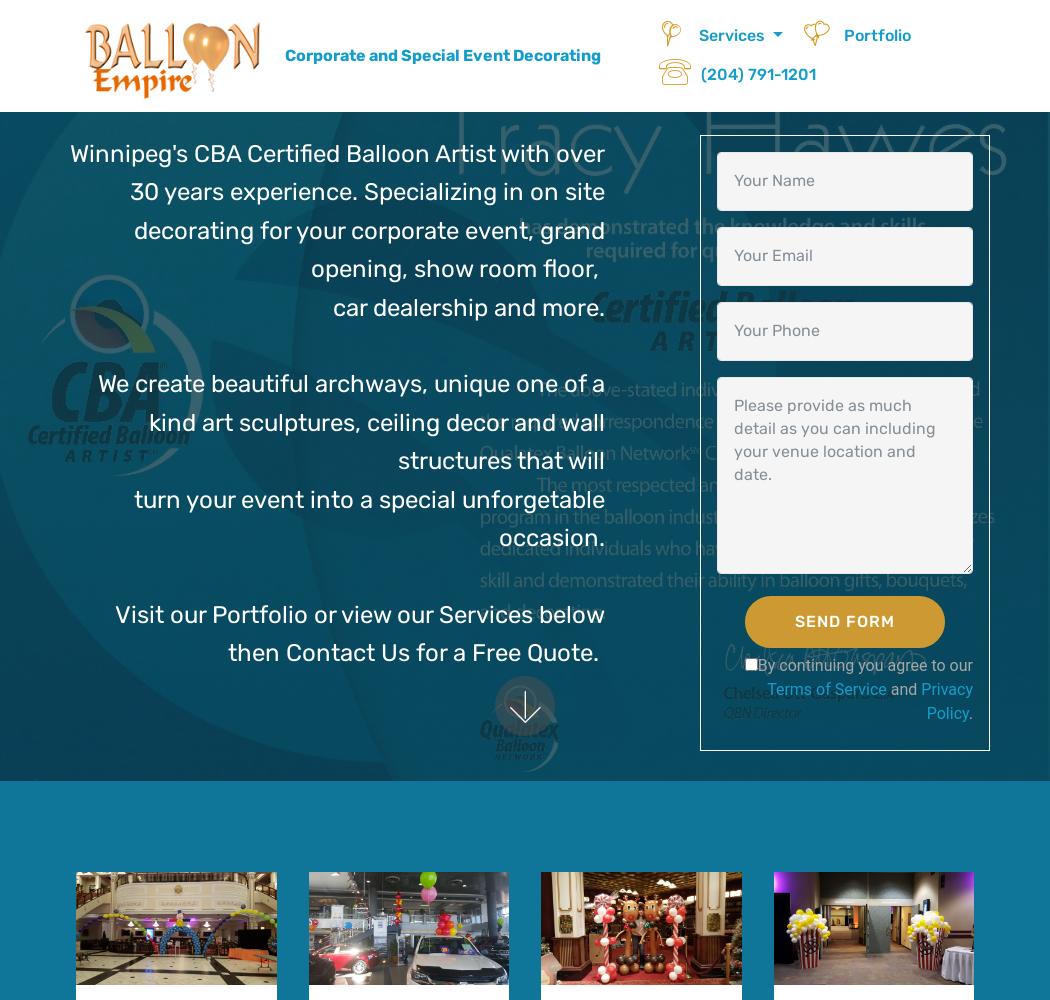  I want to click on 'We create beautiful archways, unique one of a kind art sculptures, ceiling decor and wall structures that will', so click(97, 422).